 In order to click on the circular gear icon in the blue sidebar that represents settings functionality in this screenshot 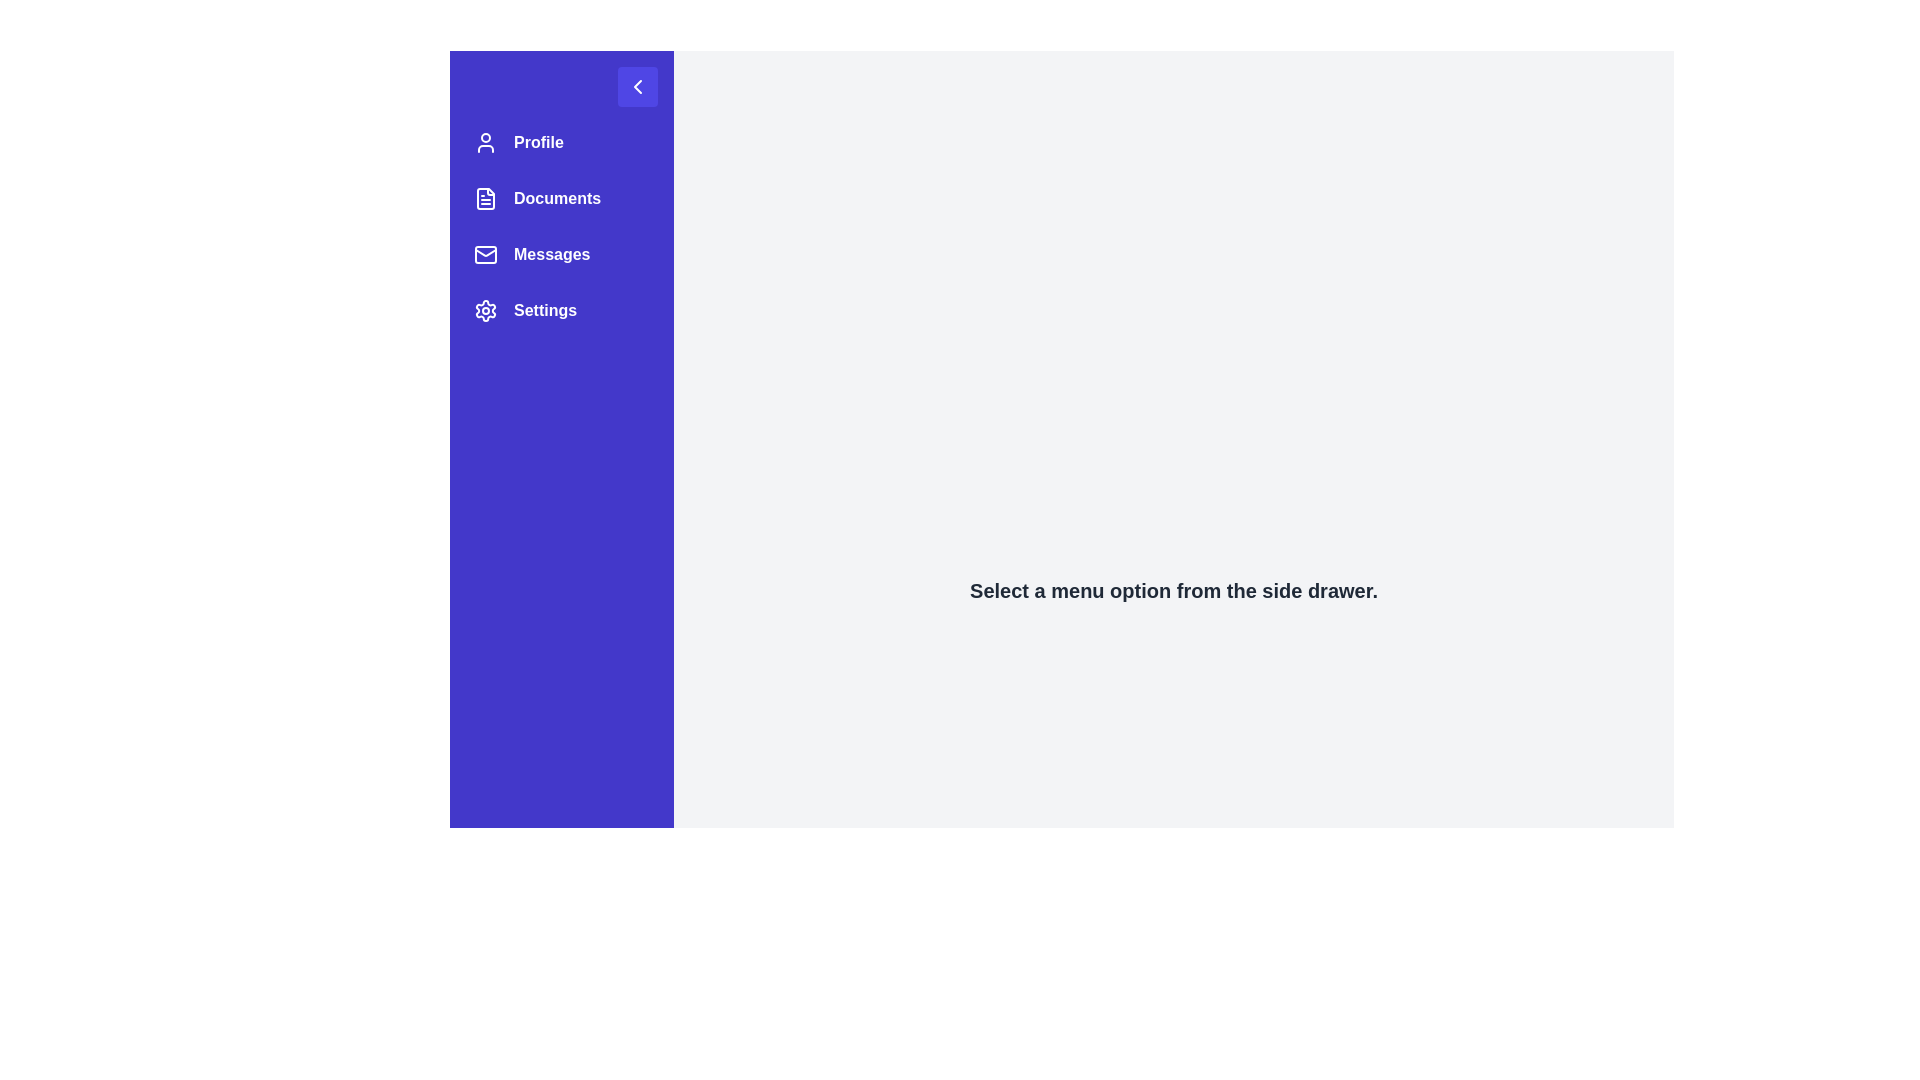, I will do `click(485, 311)`.